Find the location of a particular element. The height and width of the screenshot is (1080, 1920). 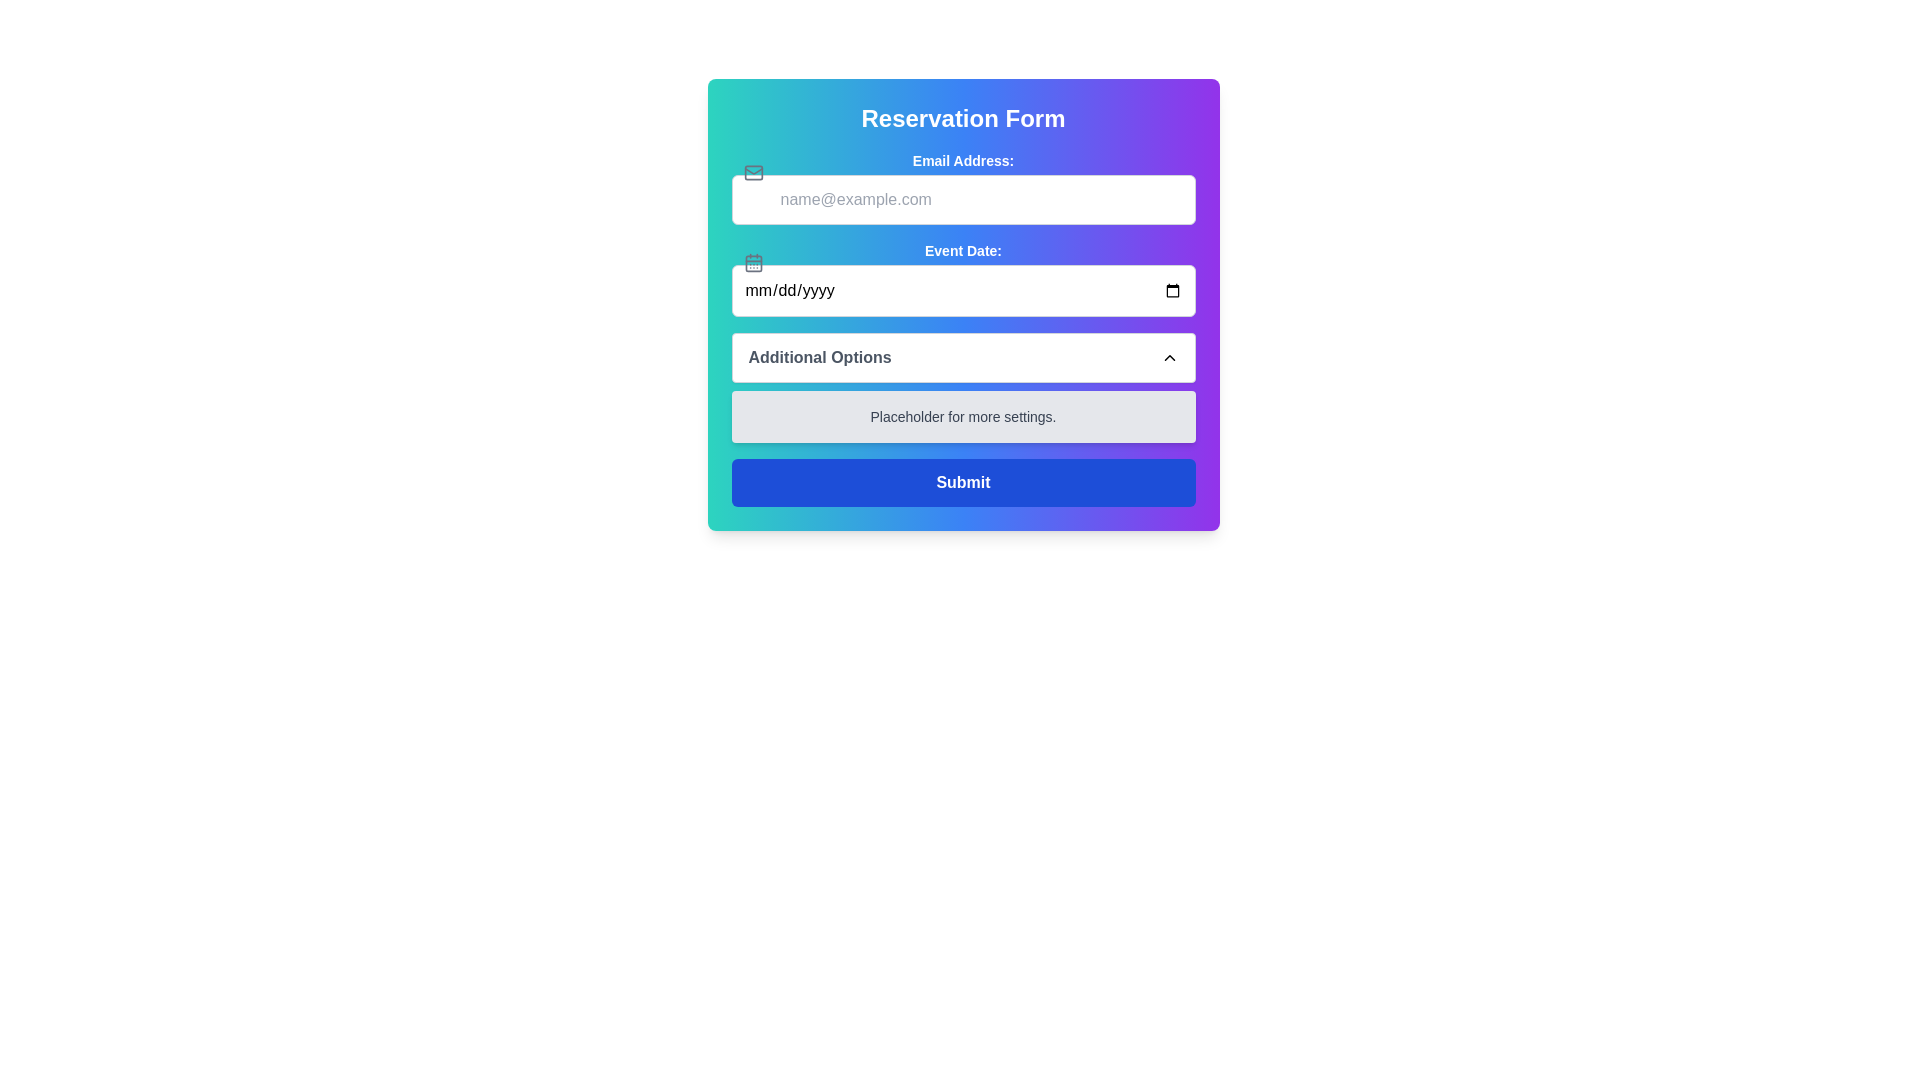

the Icon segment of the mail icon, which is a rounded rectangular shape with dimensions of 20x16 units, located near the top of the form to the left of the 'Email Address' input field is located at coordinates (752, 172).